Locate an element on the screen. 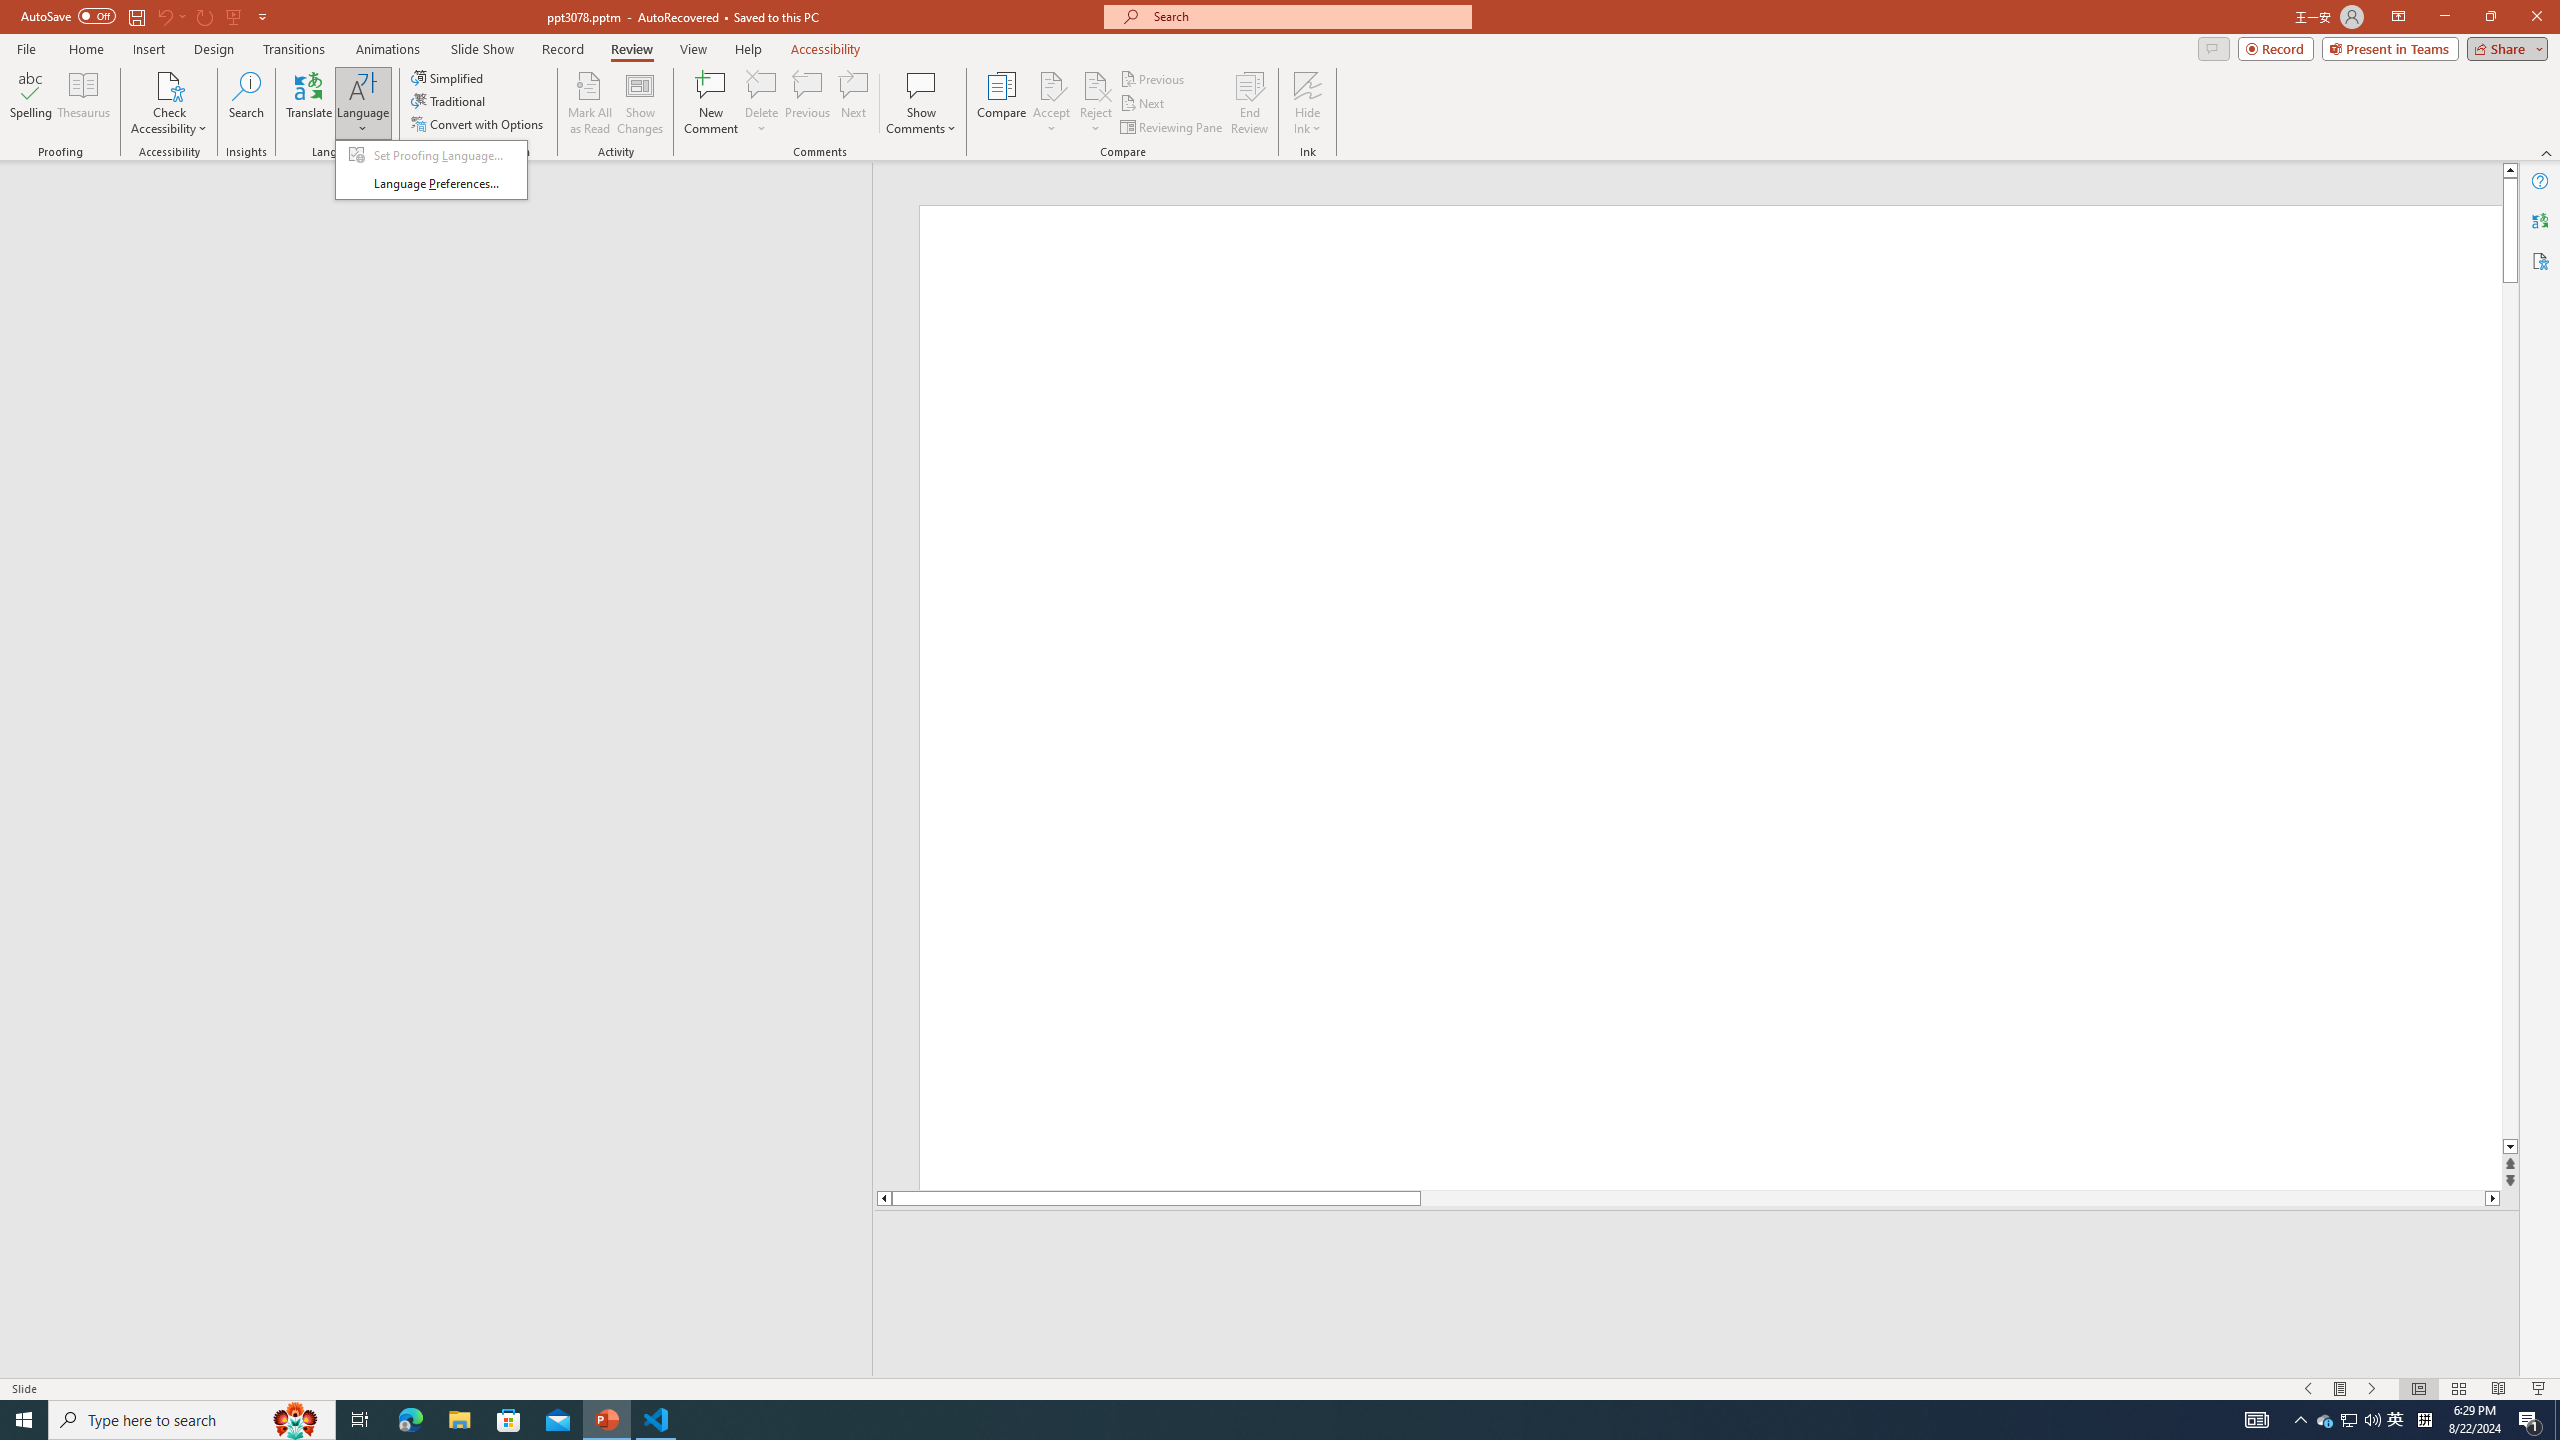  'Next' is located at coordinates (1142, 103).